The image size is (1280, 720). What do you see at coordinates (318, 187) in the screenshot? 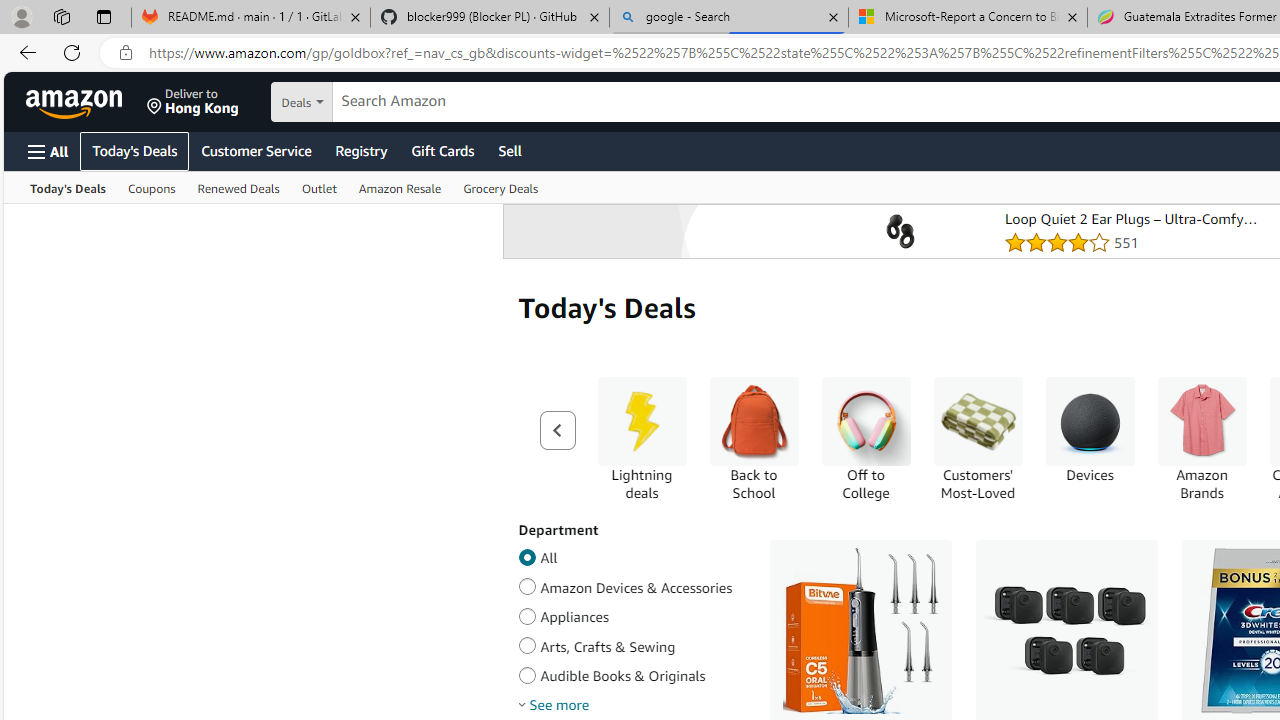
I see `'Outlet'` at bounding box center [318, 187].